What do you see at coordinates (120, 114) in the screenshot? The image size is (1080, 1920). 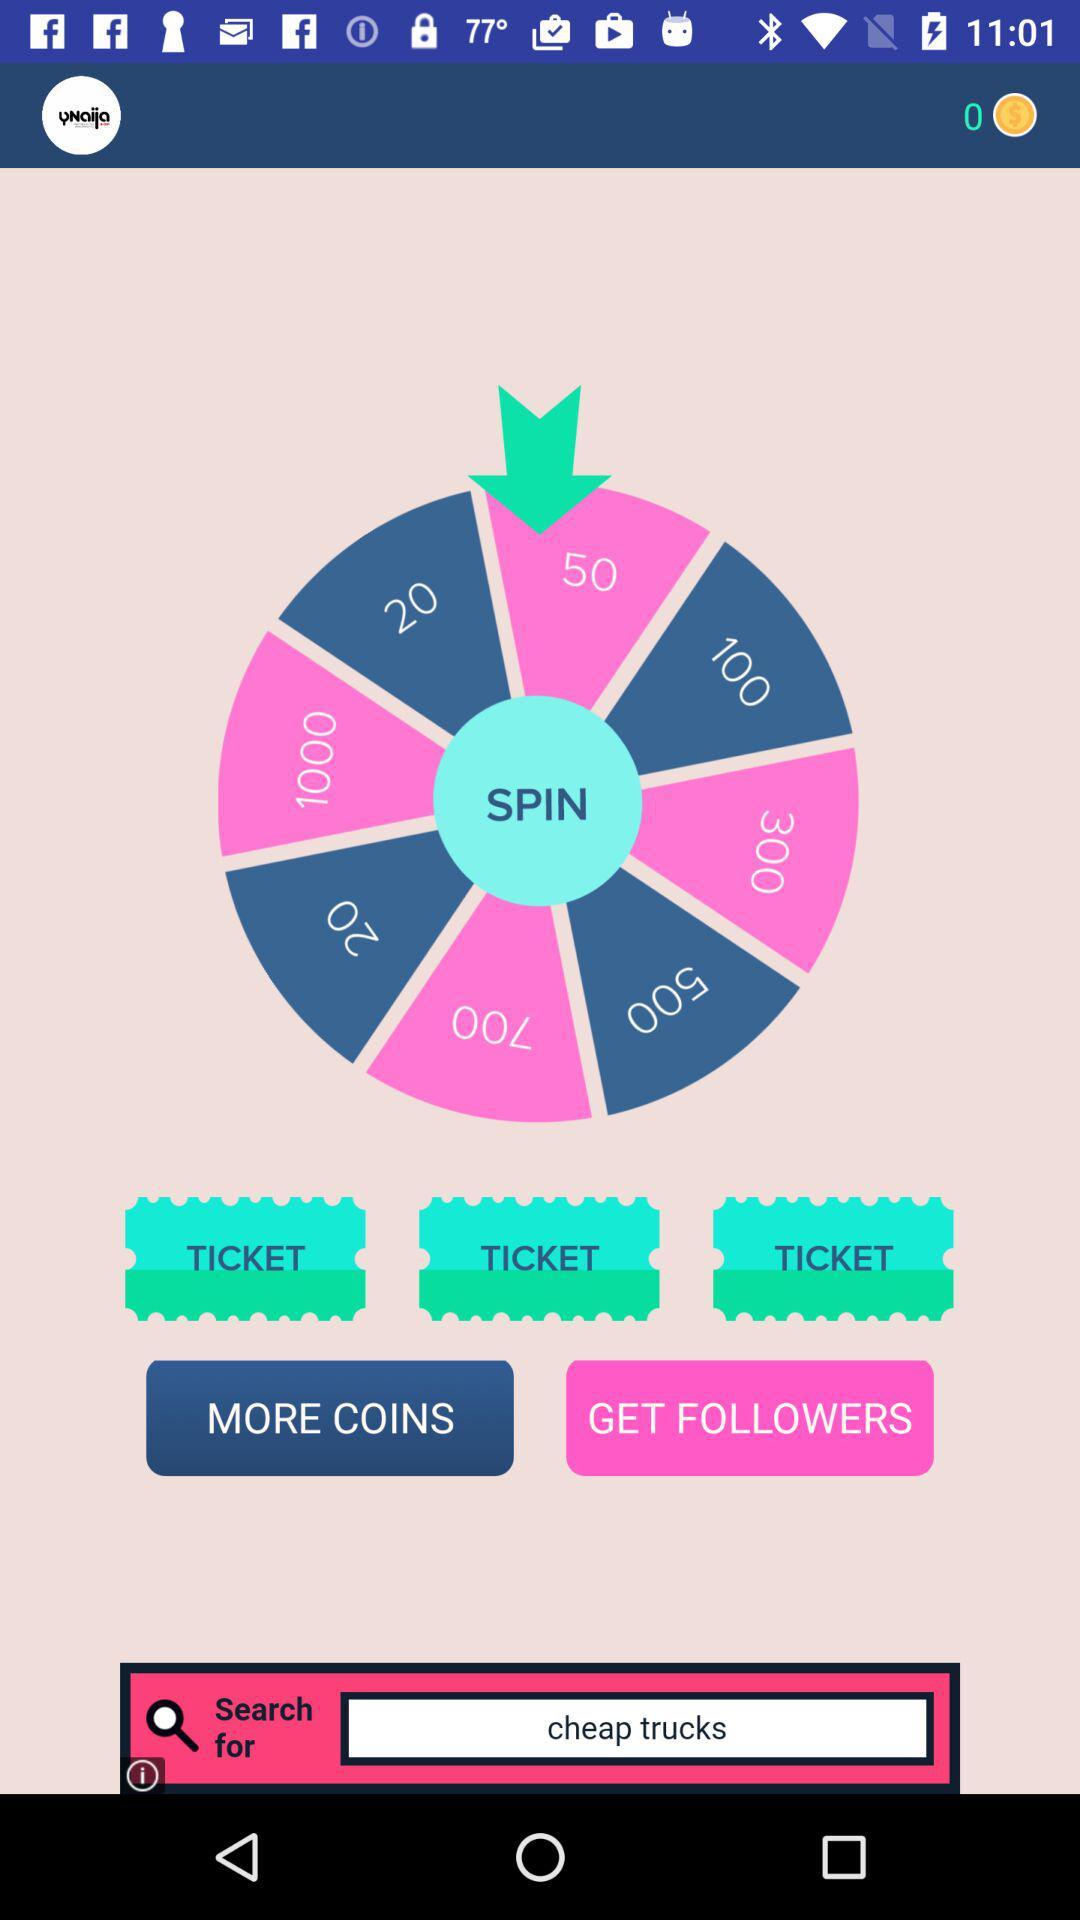 I see `return to main screen` at bounding box center [120, 114].